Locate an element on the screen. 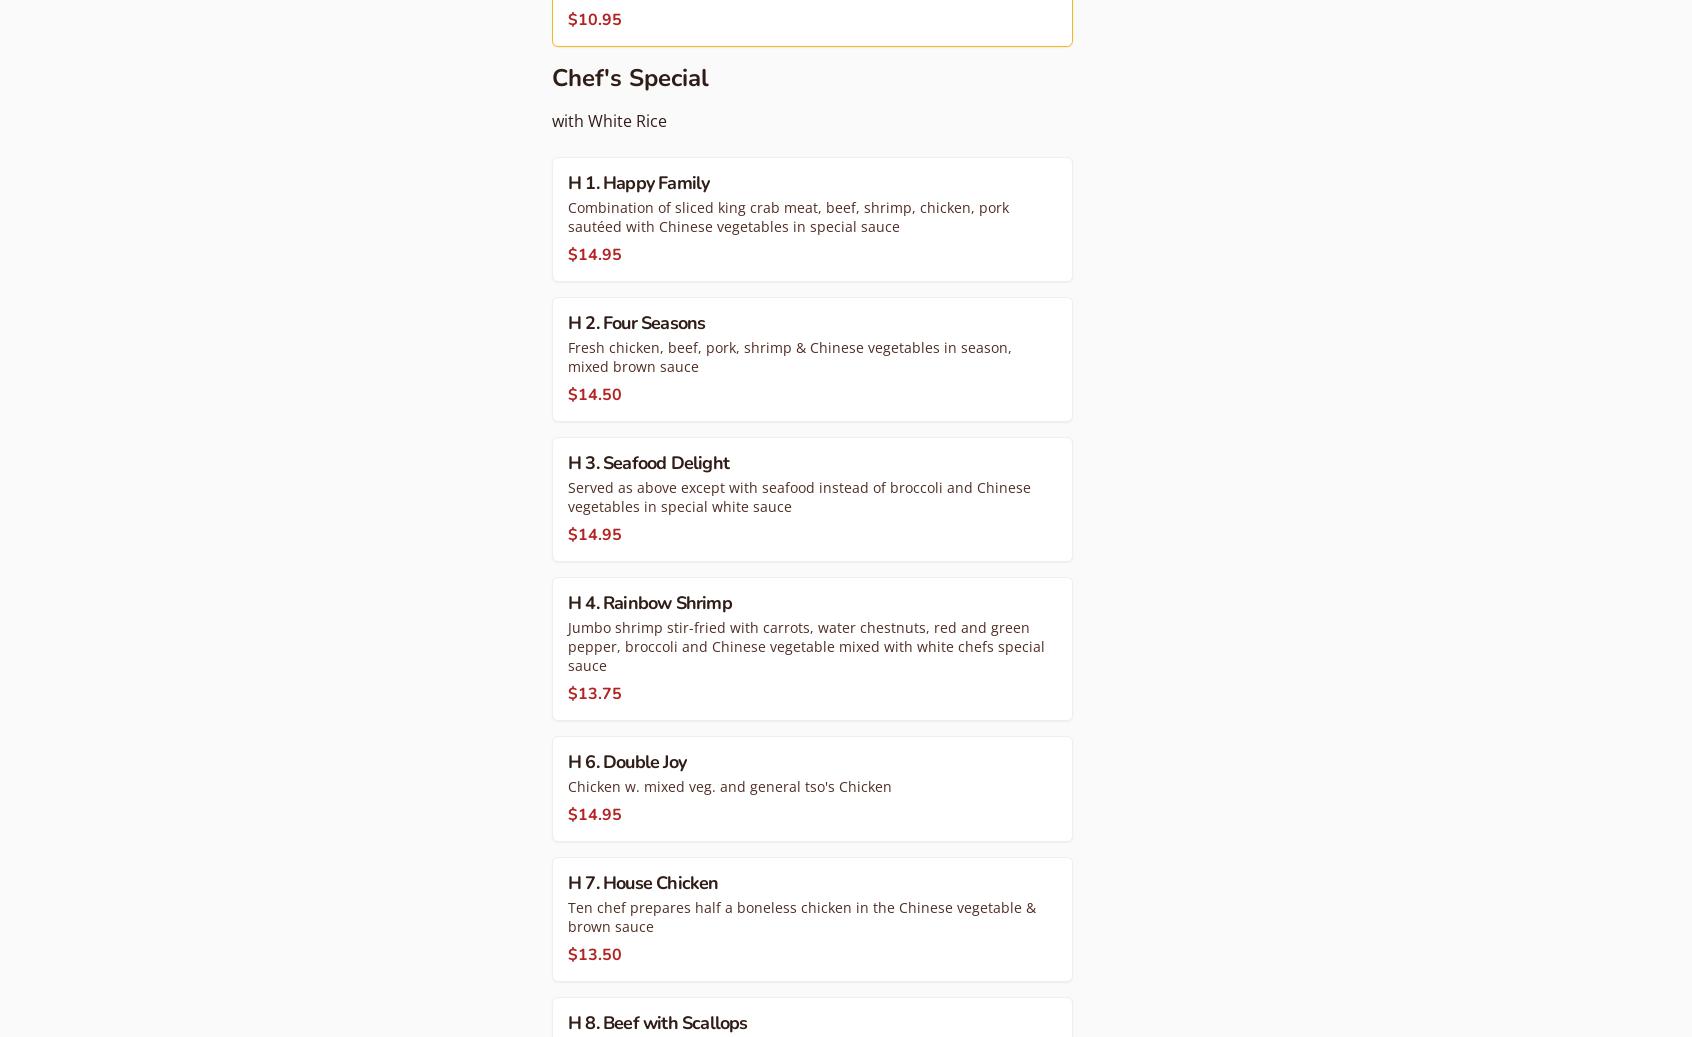  'H 1. Happy Family' is located at coordinates (567, 180).